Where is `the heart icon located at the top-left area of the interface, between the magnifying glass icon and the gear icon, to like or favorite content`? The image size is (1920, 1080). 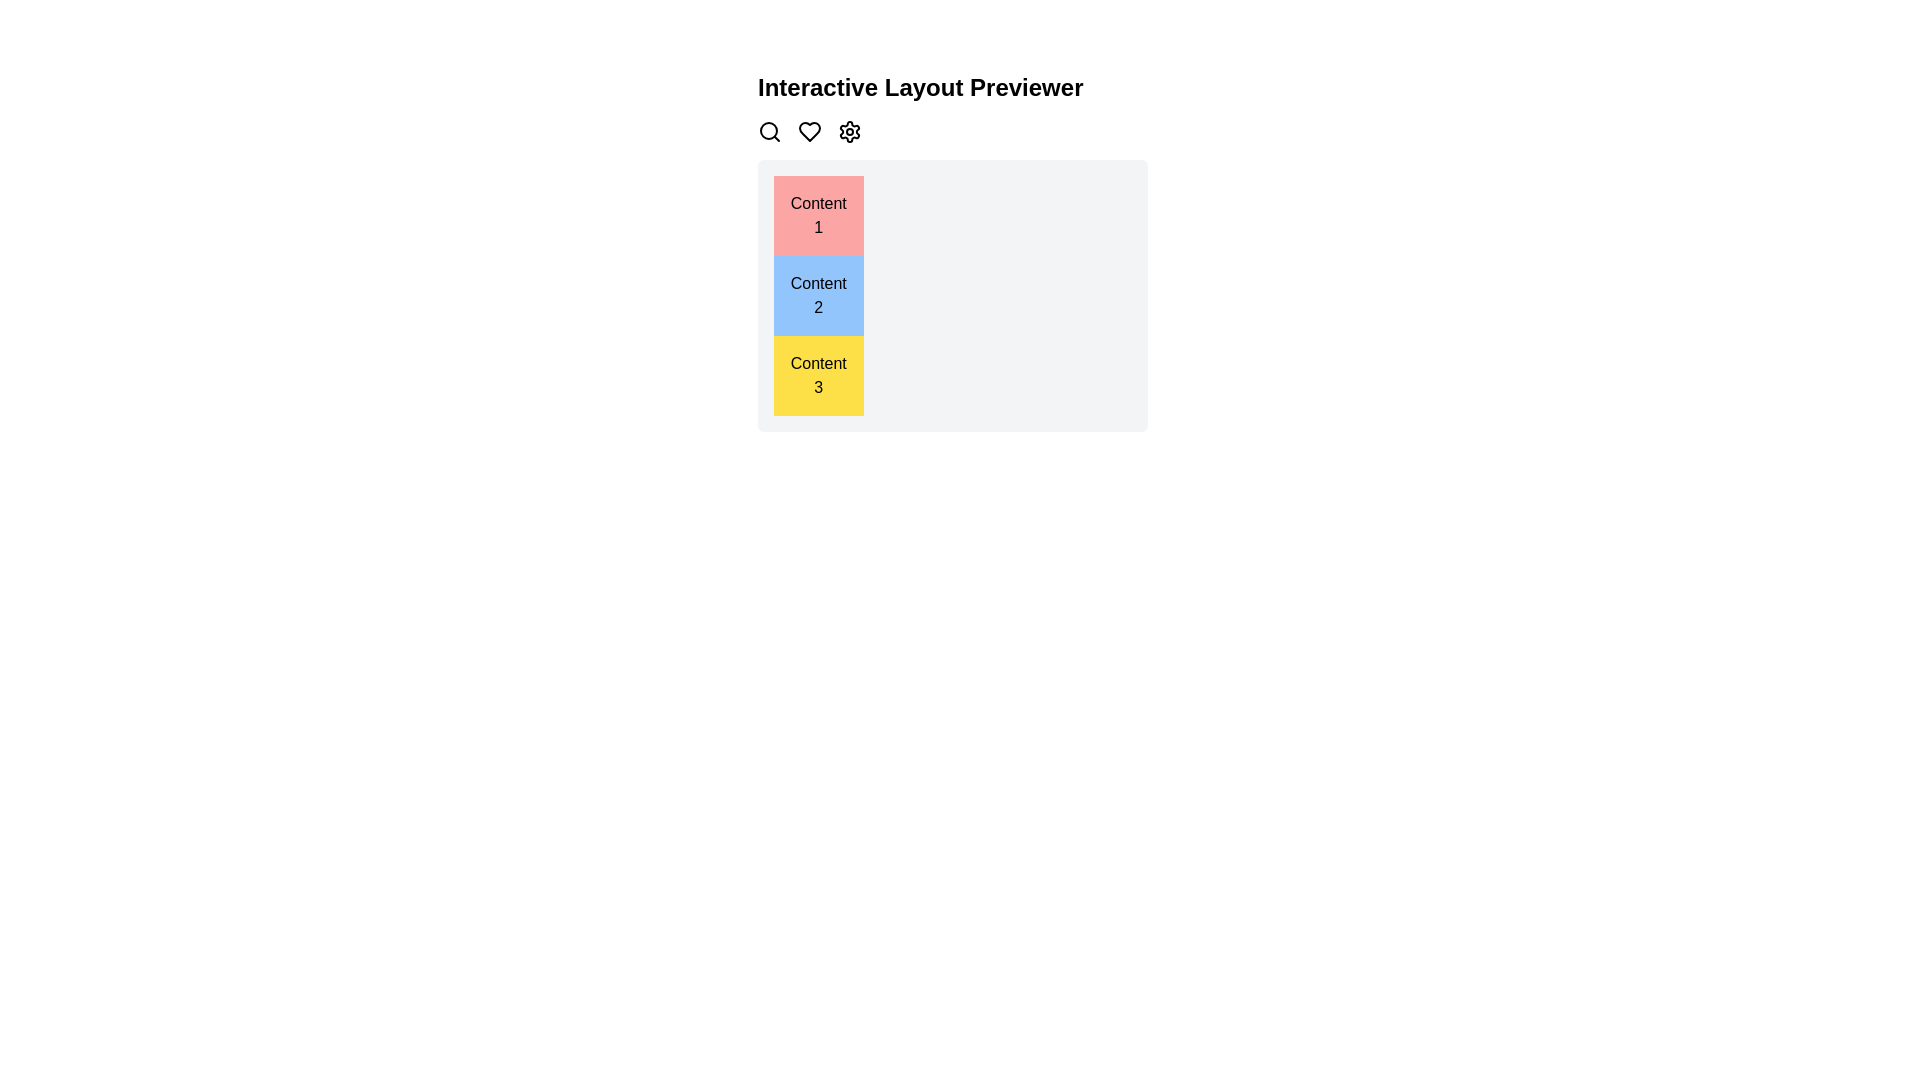 the heart icon located at the top-left area of the interface, between the magnifying glass icon and the gear icon, to like or favorite content is located at coordinates (810, 131).